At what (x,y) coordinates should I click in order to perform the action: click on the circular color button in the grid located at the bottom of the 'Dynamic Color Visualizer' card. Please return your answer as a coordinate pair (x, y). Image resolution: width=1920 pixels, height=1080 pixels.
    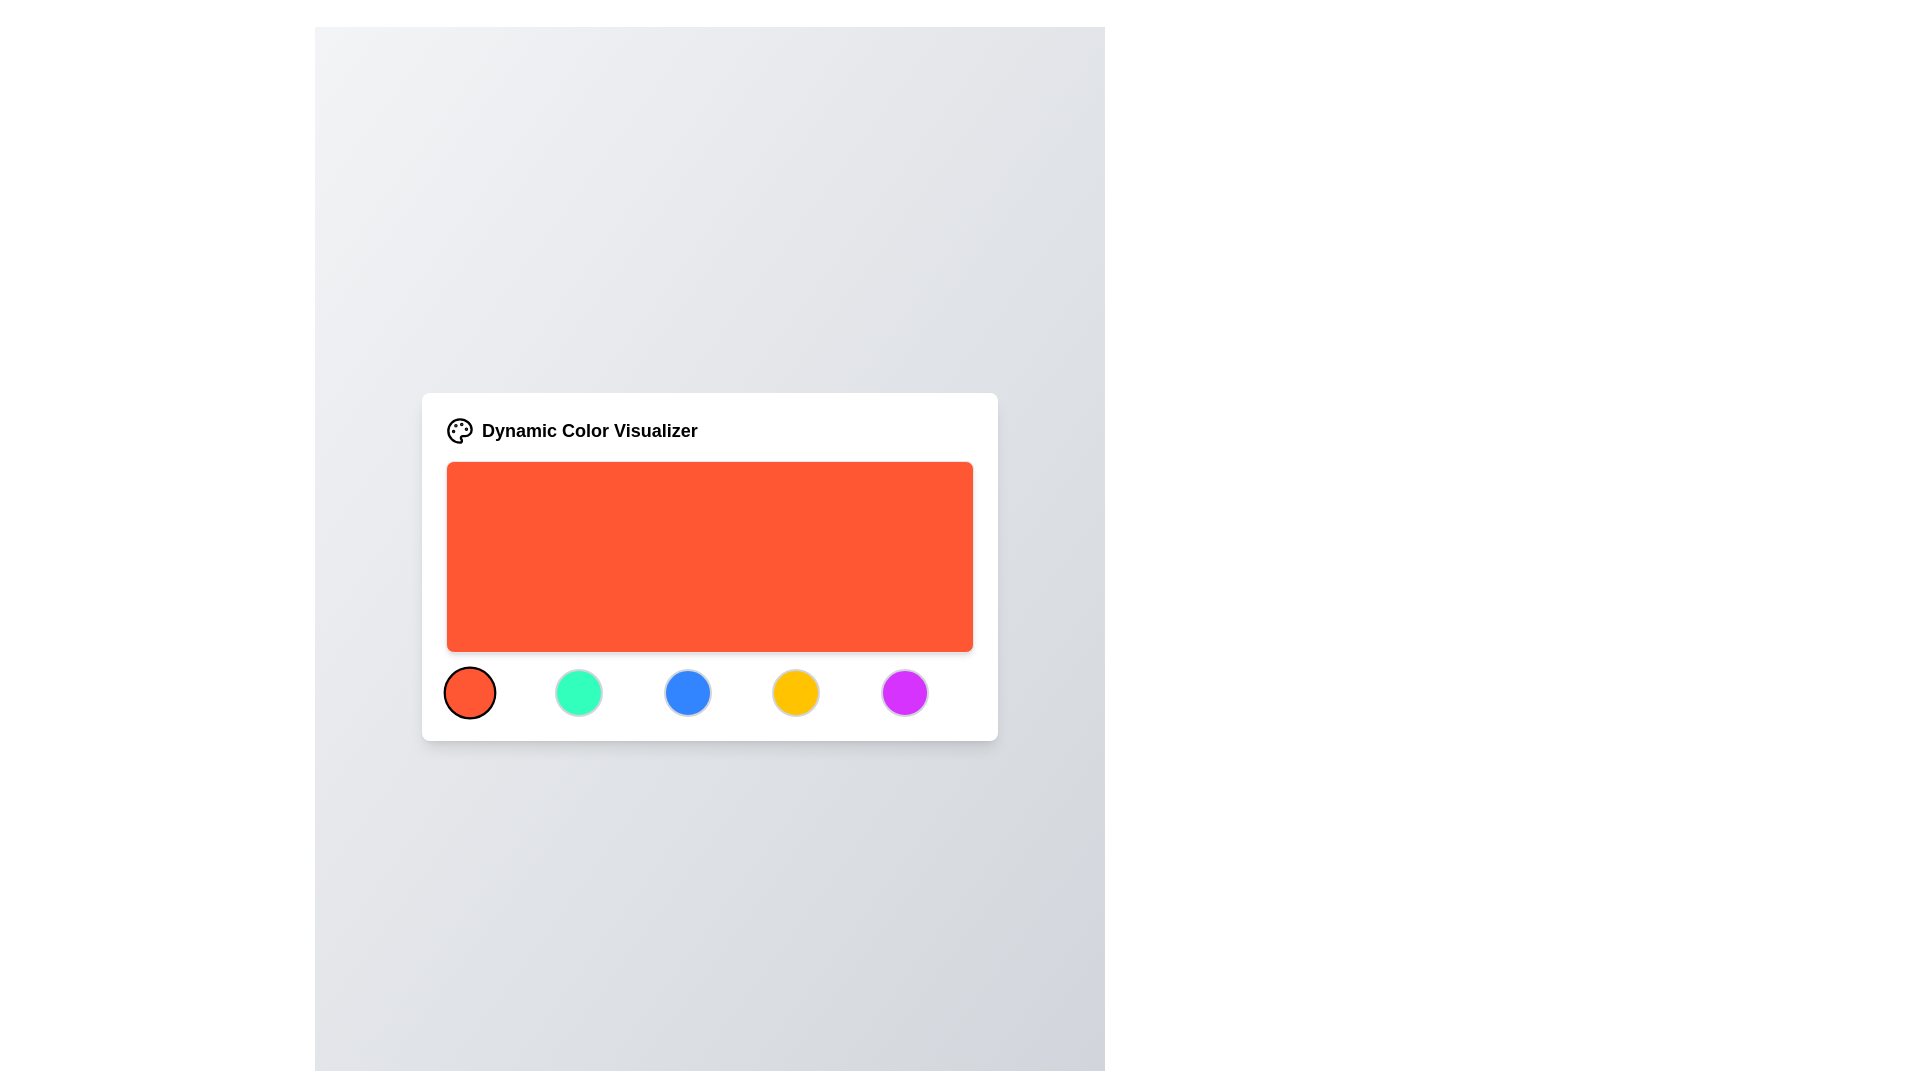
    Looking at the image, I should click on (710, 692).